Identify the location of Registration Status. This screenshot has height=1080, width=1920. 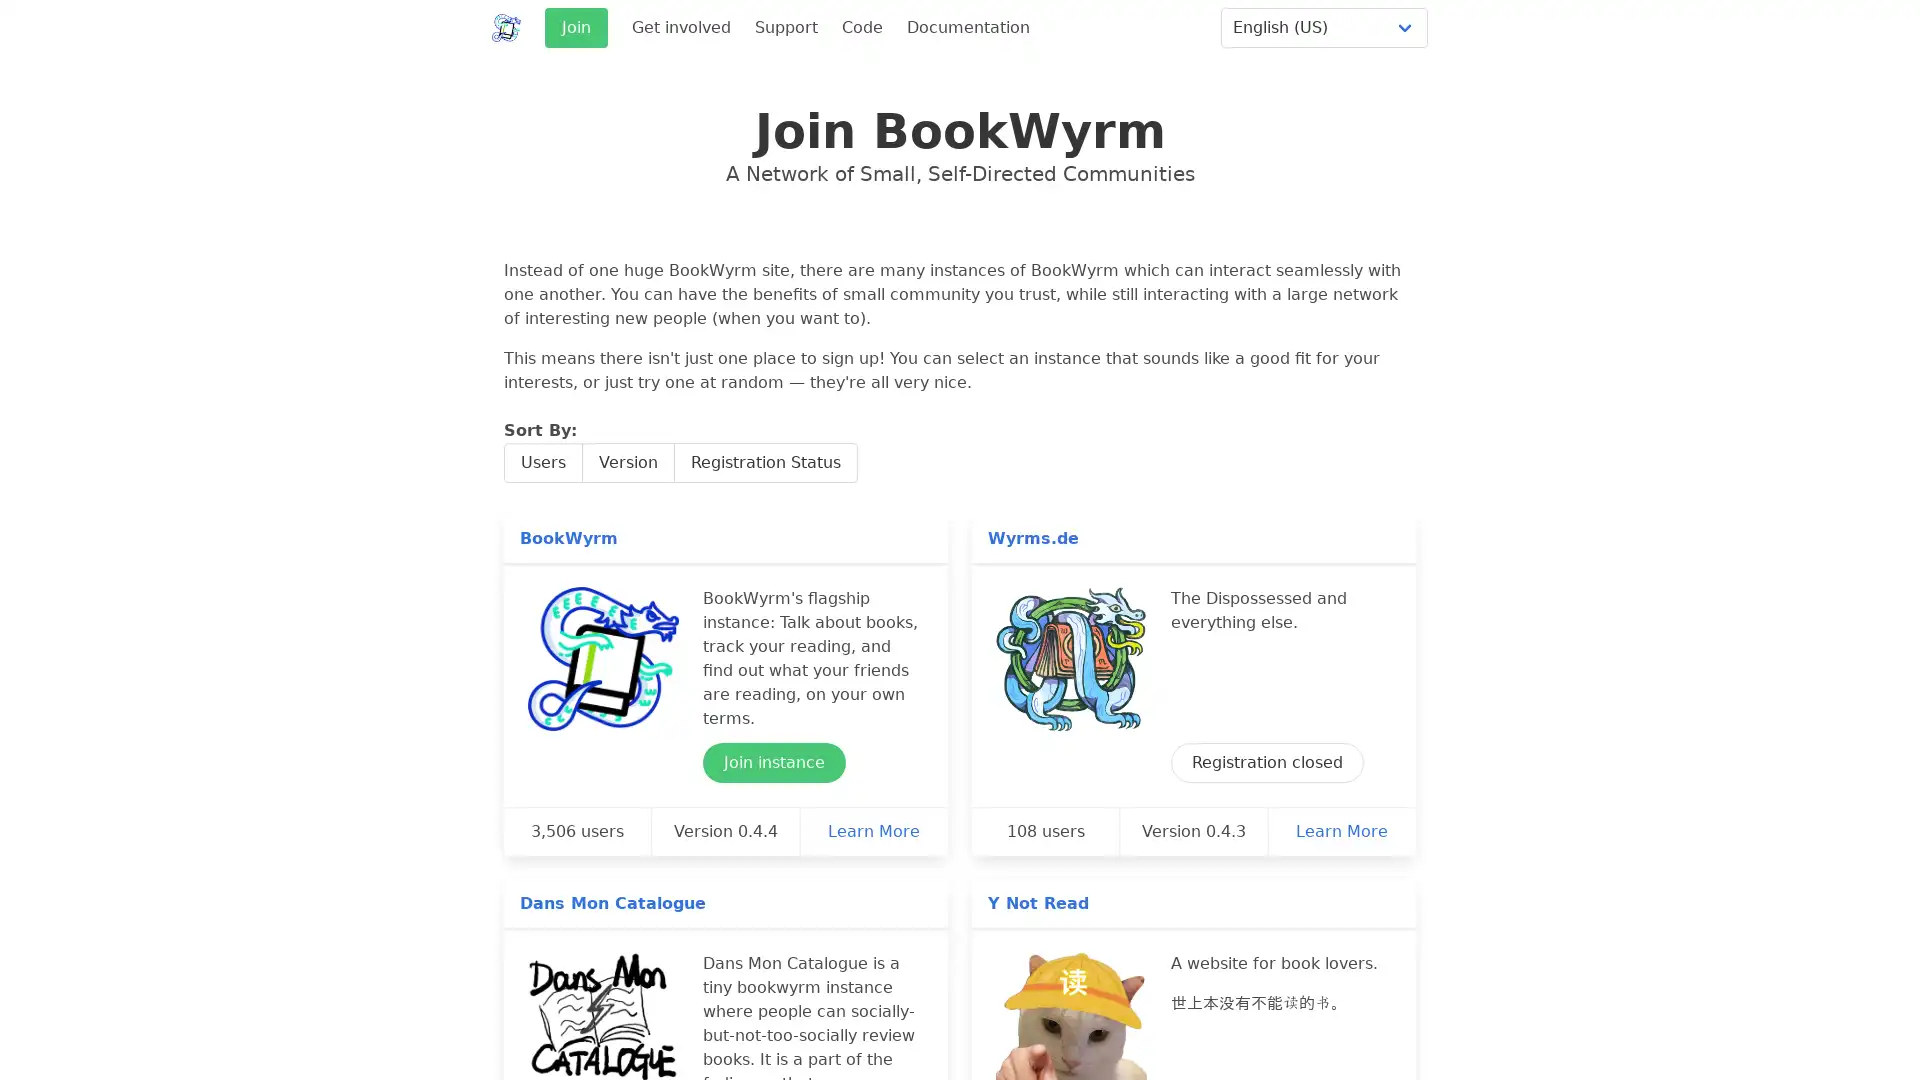
(765, 462).